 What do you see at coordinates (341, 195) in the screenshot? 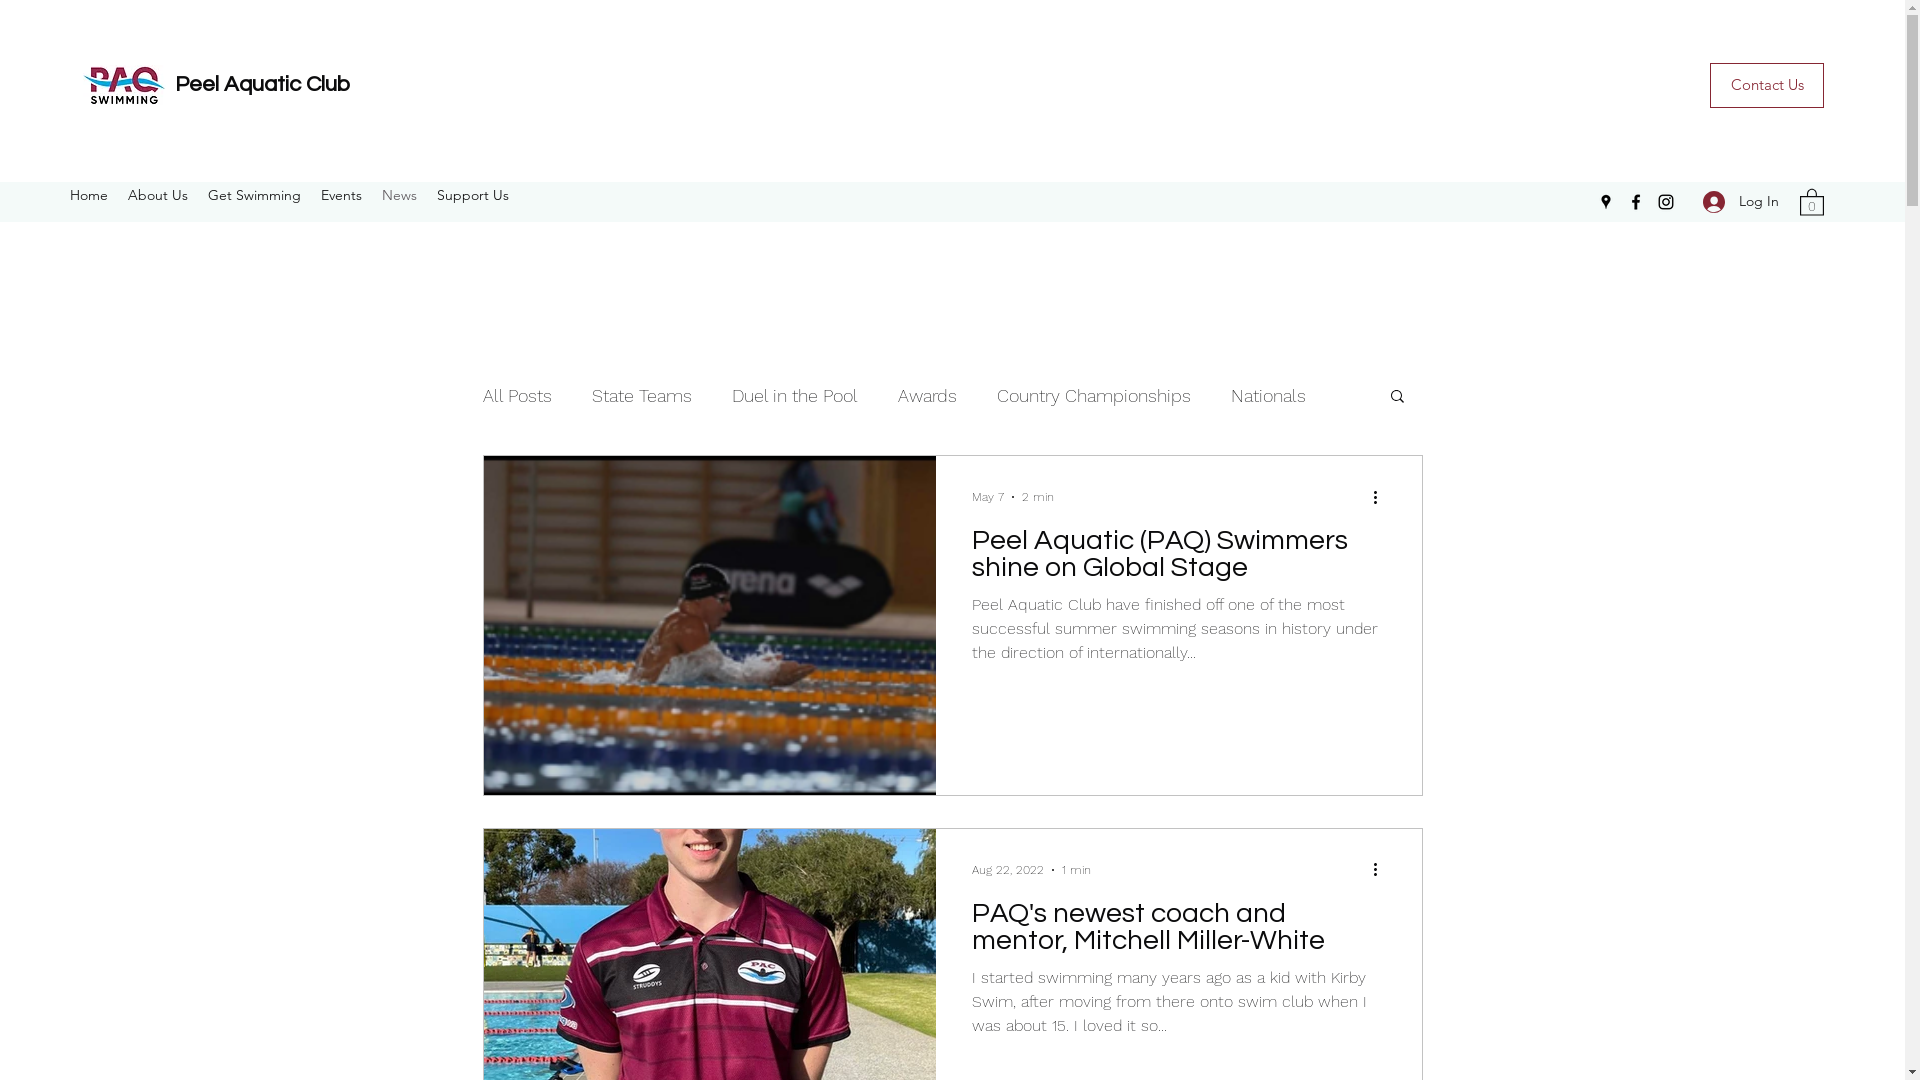
I see `'Events'` at bounding box center [341, 195].